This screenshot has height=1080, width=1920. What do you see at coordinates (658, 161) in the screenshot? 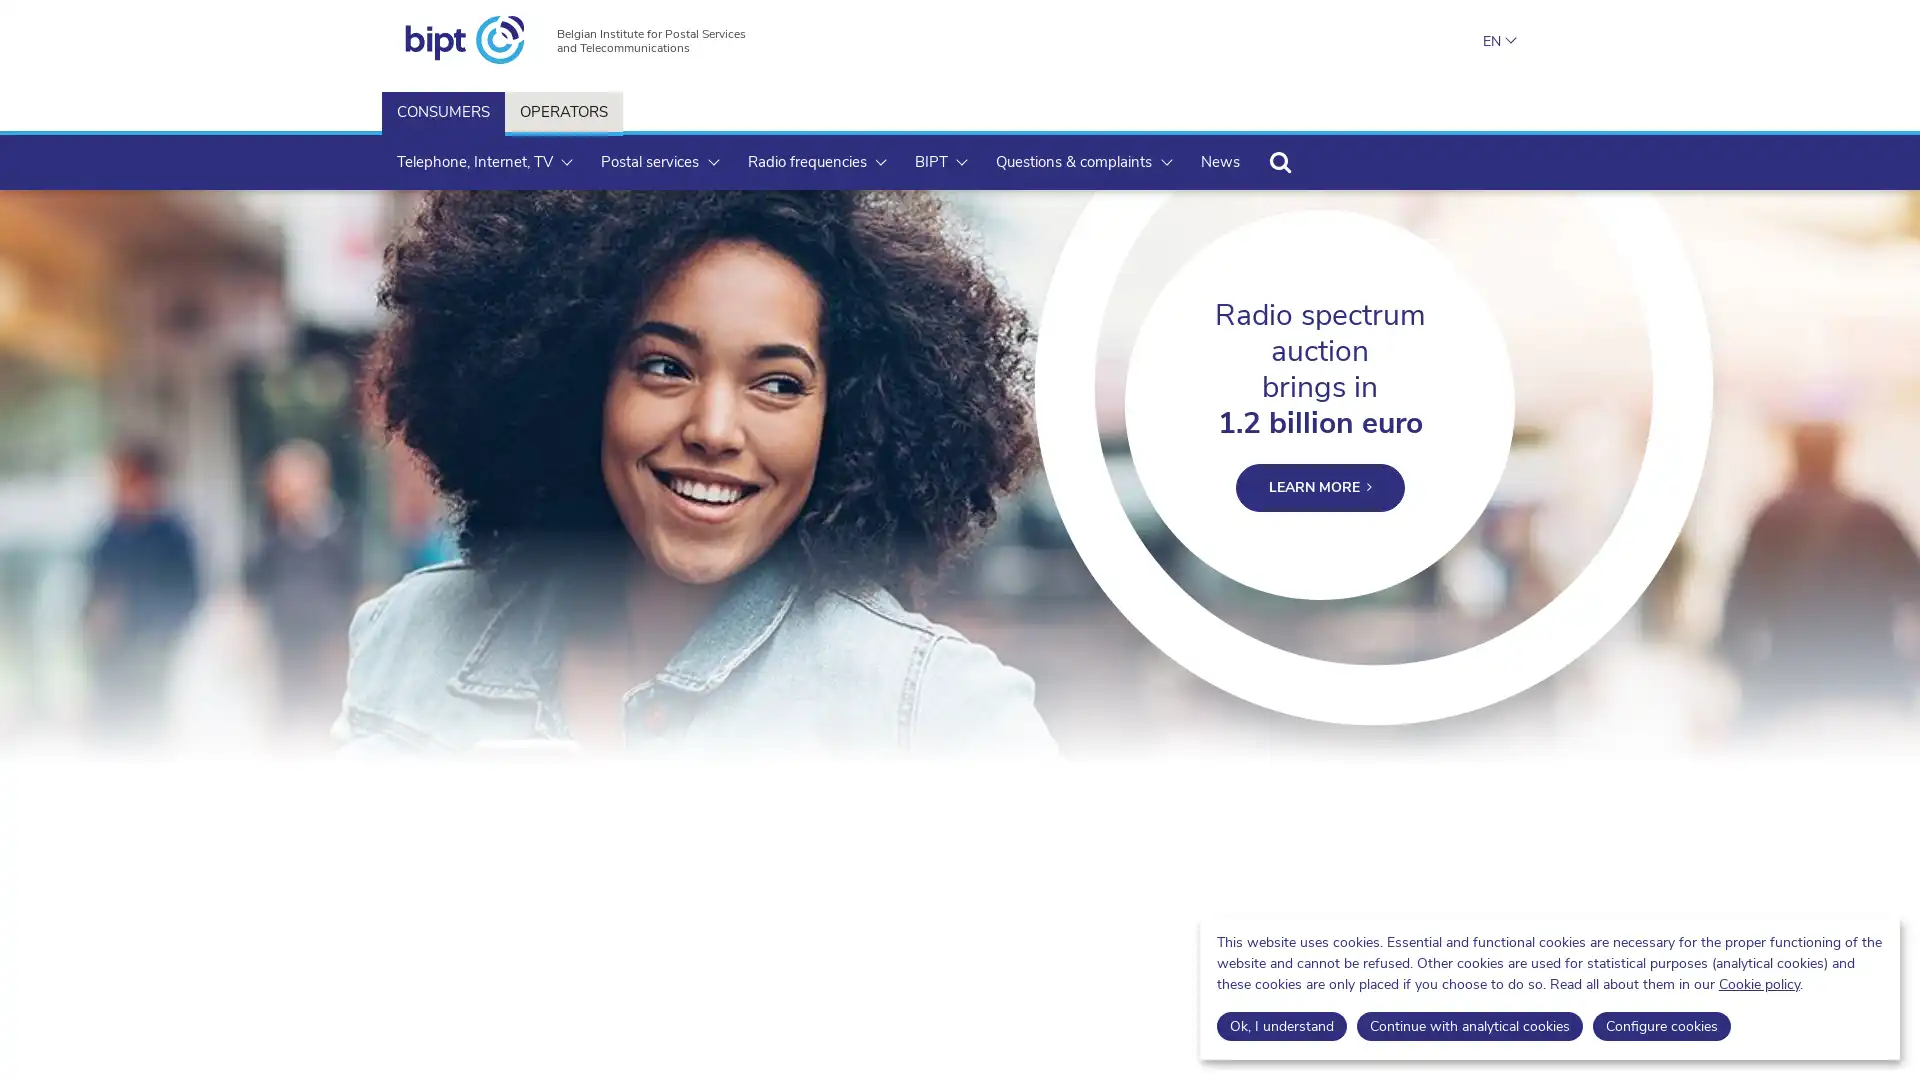
I see `Postal services` at bounding box center [658, 161].